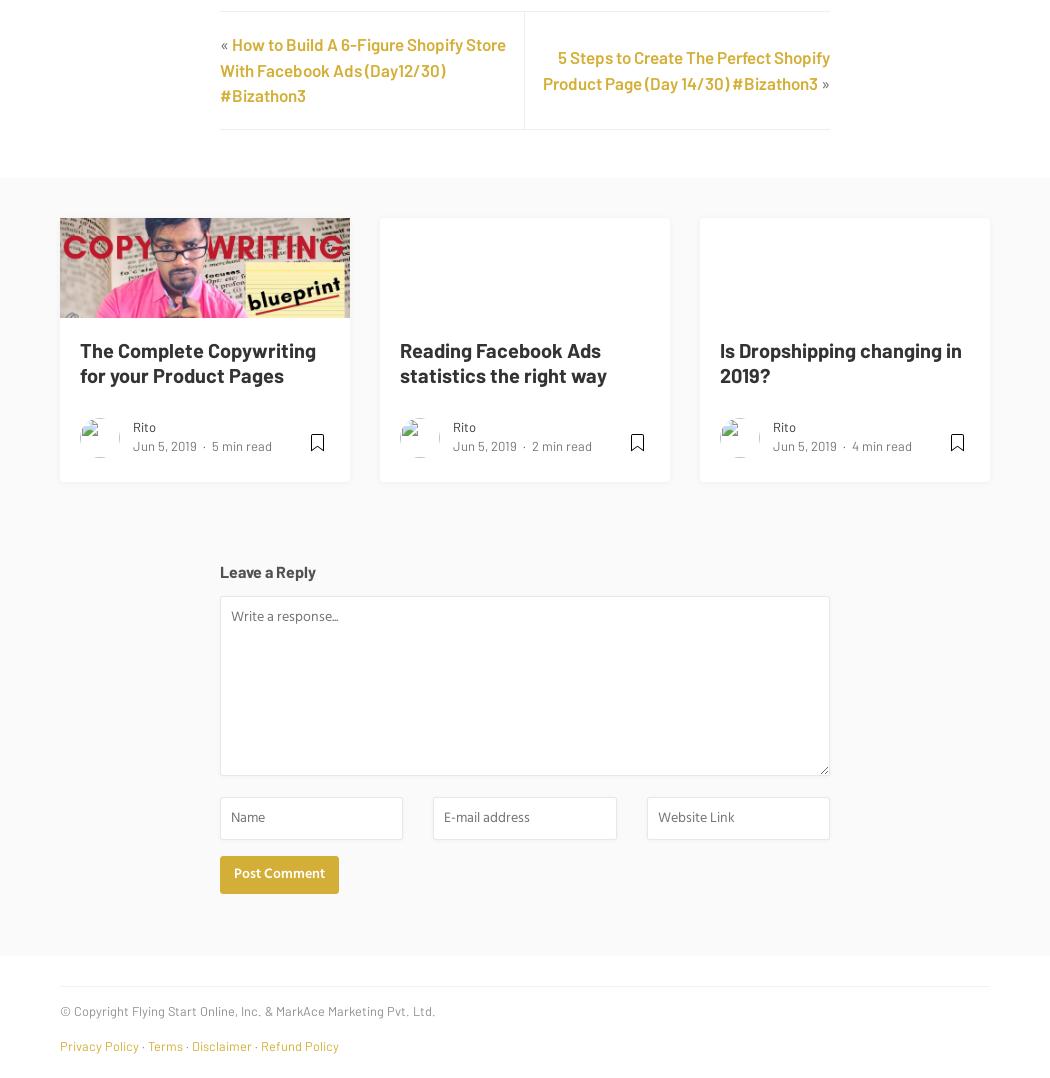 The height and width of the screenshot is (1078, 1050). What do you see at coordinates (298, 1045) in the screenshot?
I see `'Refund Policy'` at bounding box center [298, 1045].